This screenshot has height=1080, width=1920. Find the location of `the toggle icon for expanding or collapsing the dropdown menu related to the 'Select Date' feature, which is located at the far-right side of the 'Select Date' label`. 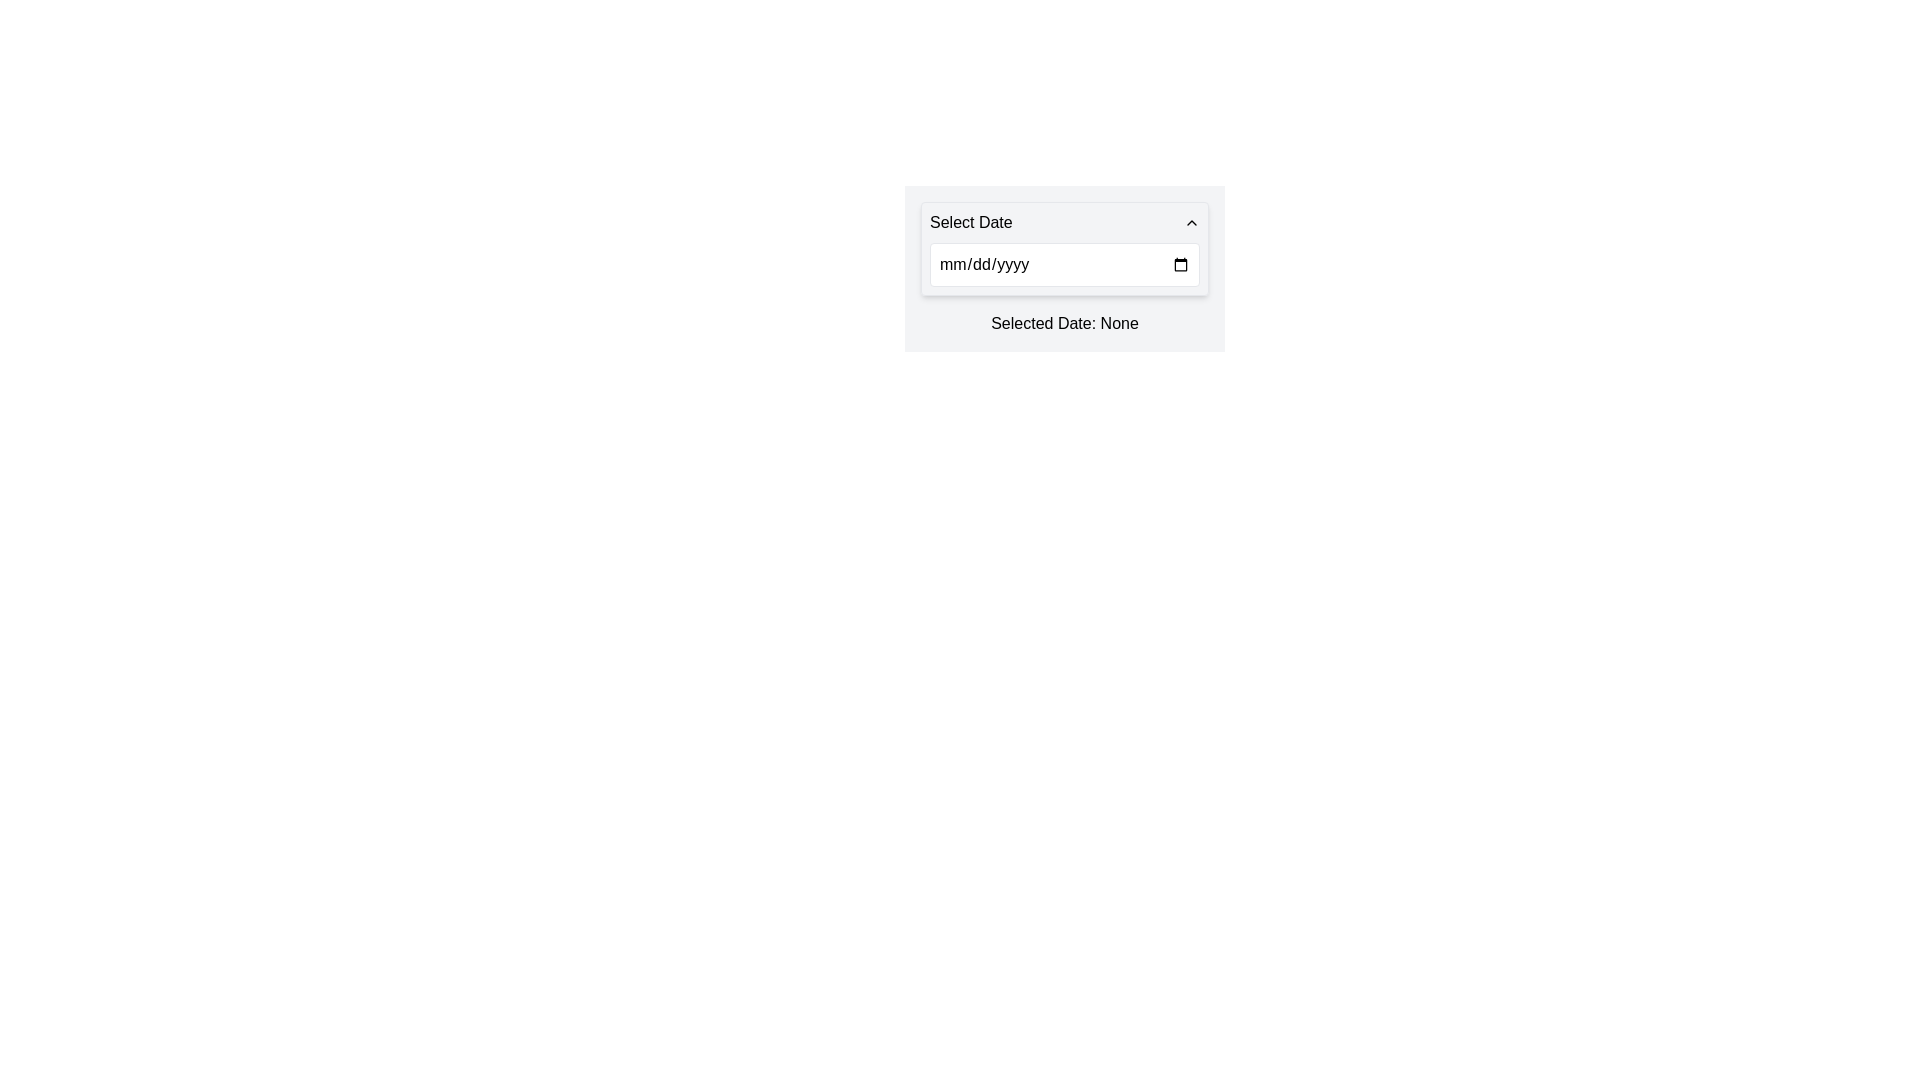

the toggle icon for expanding or collapsing the dropdown menu related to the 'Select Date' feature, which is located at the far-right side of the 'Select Date' label is located at coordinates (1191, 223).